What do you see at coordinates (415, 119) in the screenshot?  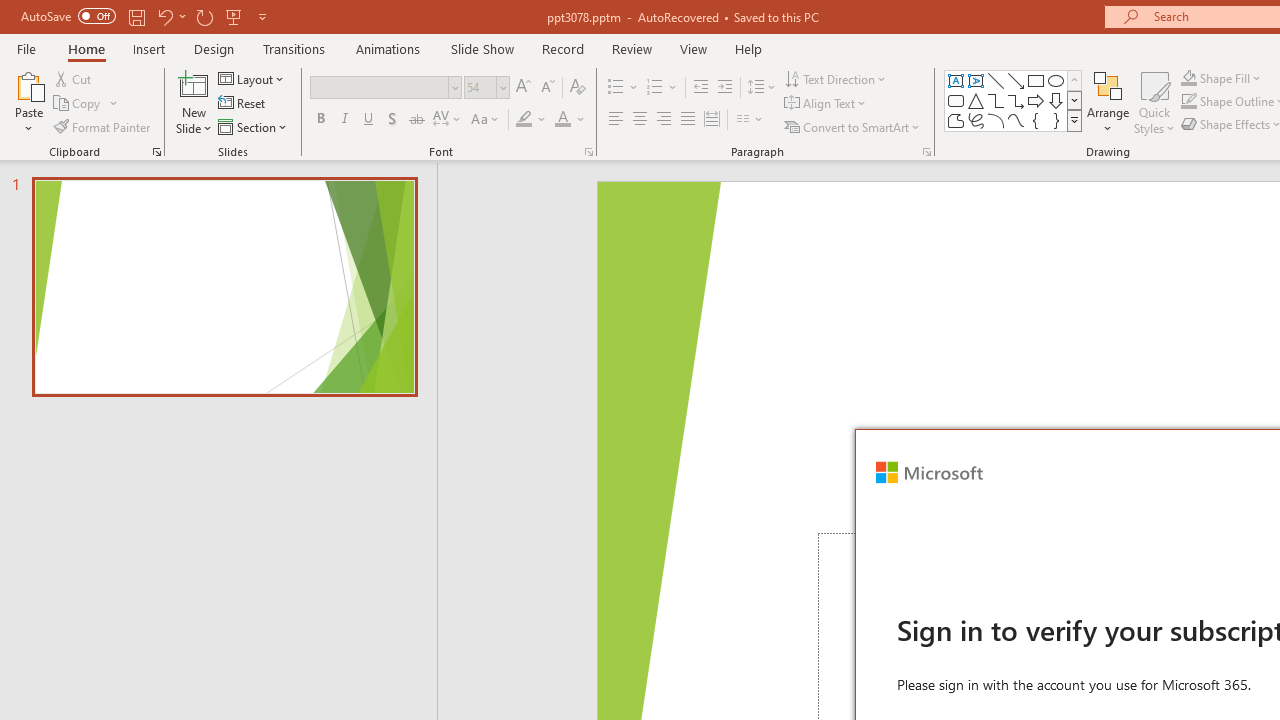 I see `'Strikethrough'` at bounding box center [415, 119].